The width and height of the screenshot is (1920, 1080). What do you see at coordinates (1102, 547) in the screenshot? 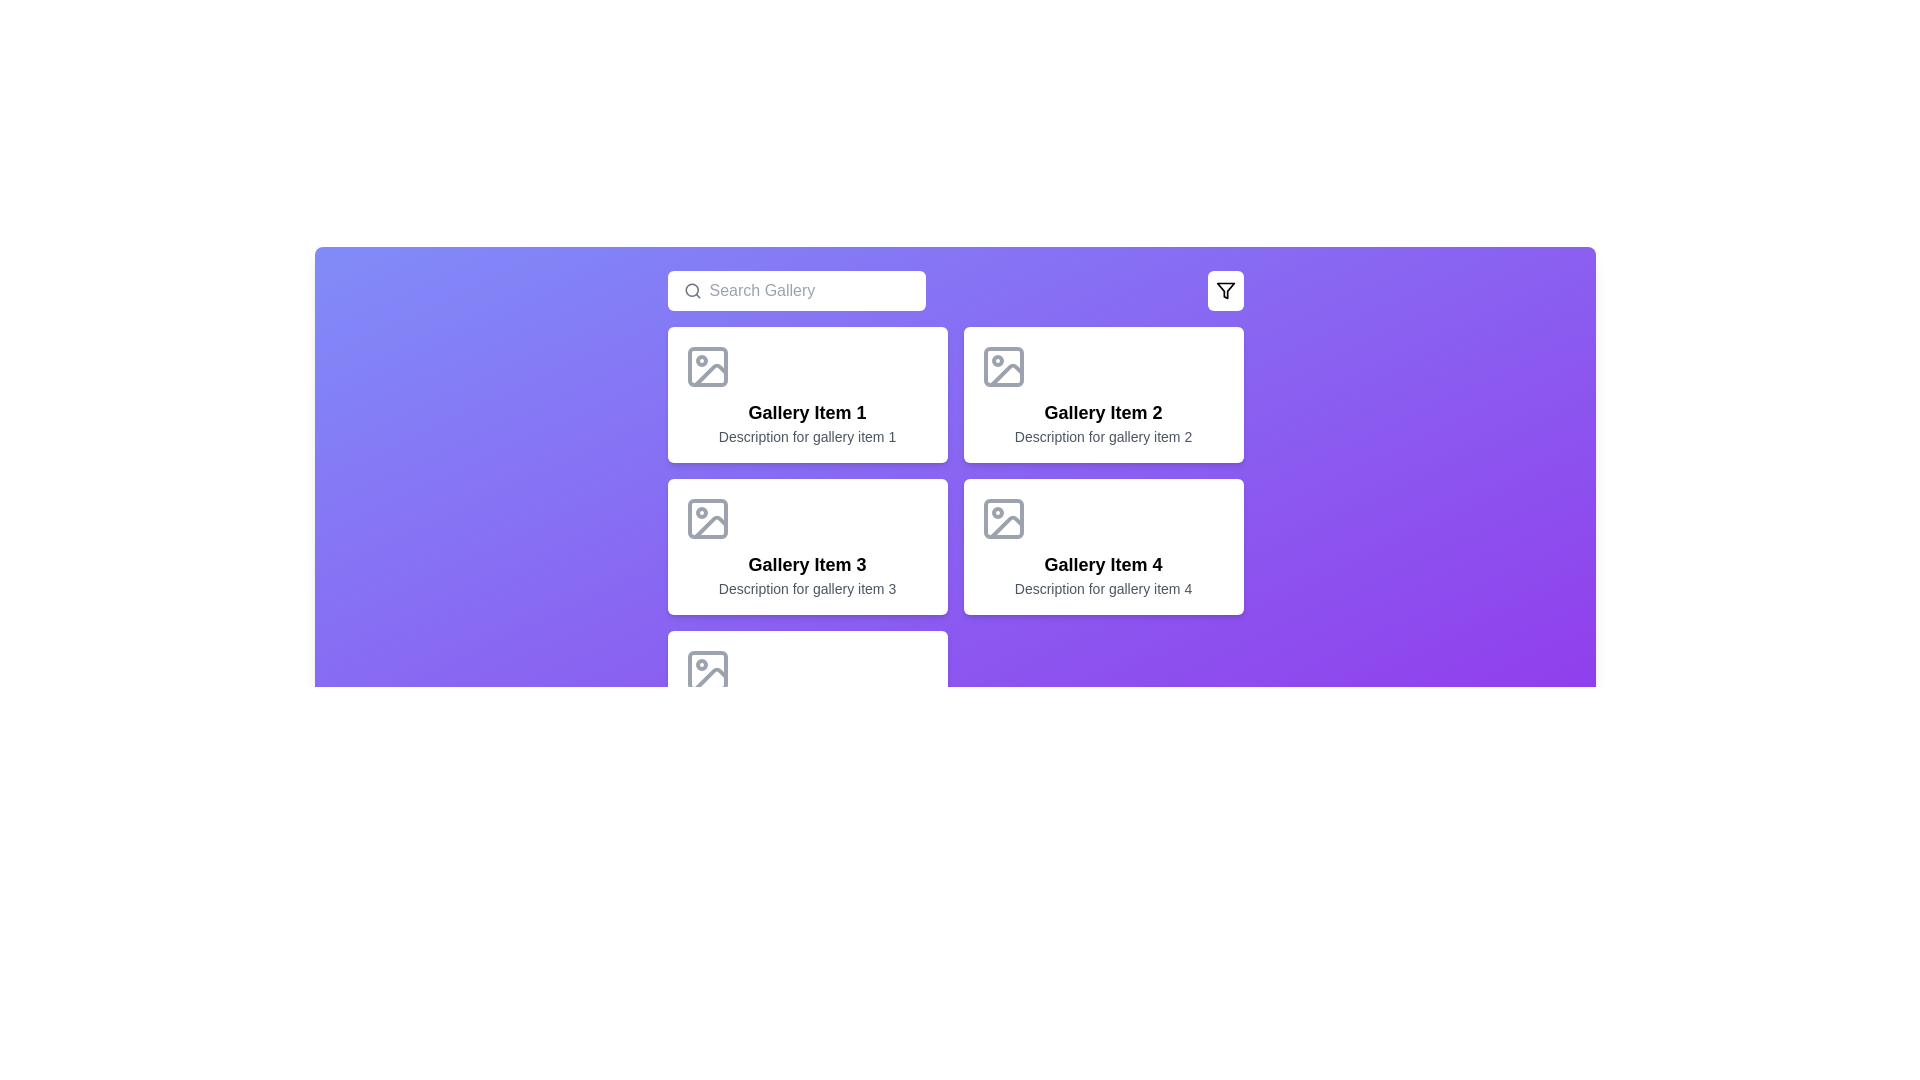
I see `the Card component featuring the title 'Gallery Item 4' and a description 'Description for gallery item 4', which is located in the second column of the second row of the gallery layout` at bounding box center [1102, 547].